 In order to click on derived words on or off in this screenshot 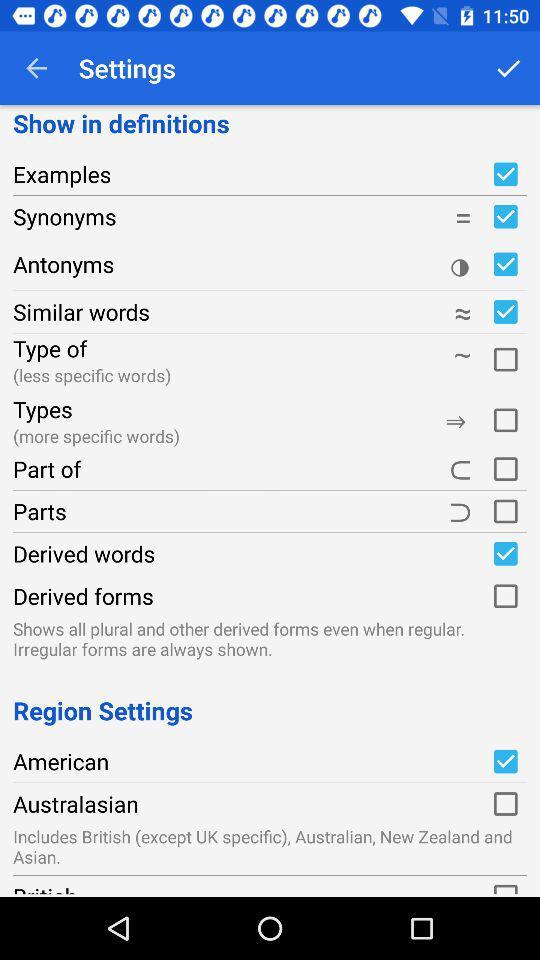, I will do `click(504, 553)`.